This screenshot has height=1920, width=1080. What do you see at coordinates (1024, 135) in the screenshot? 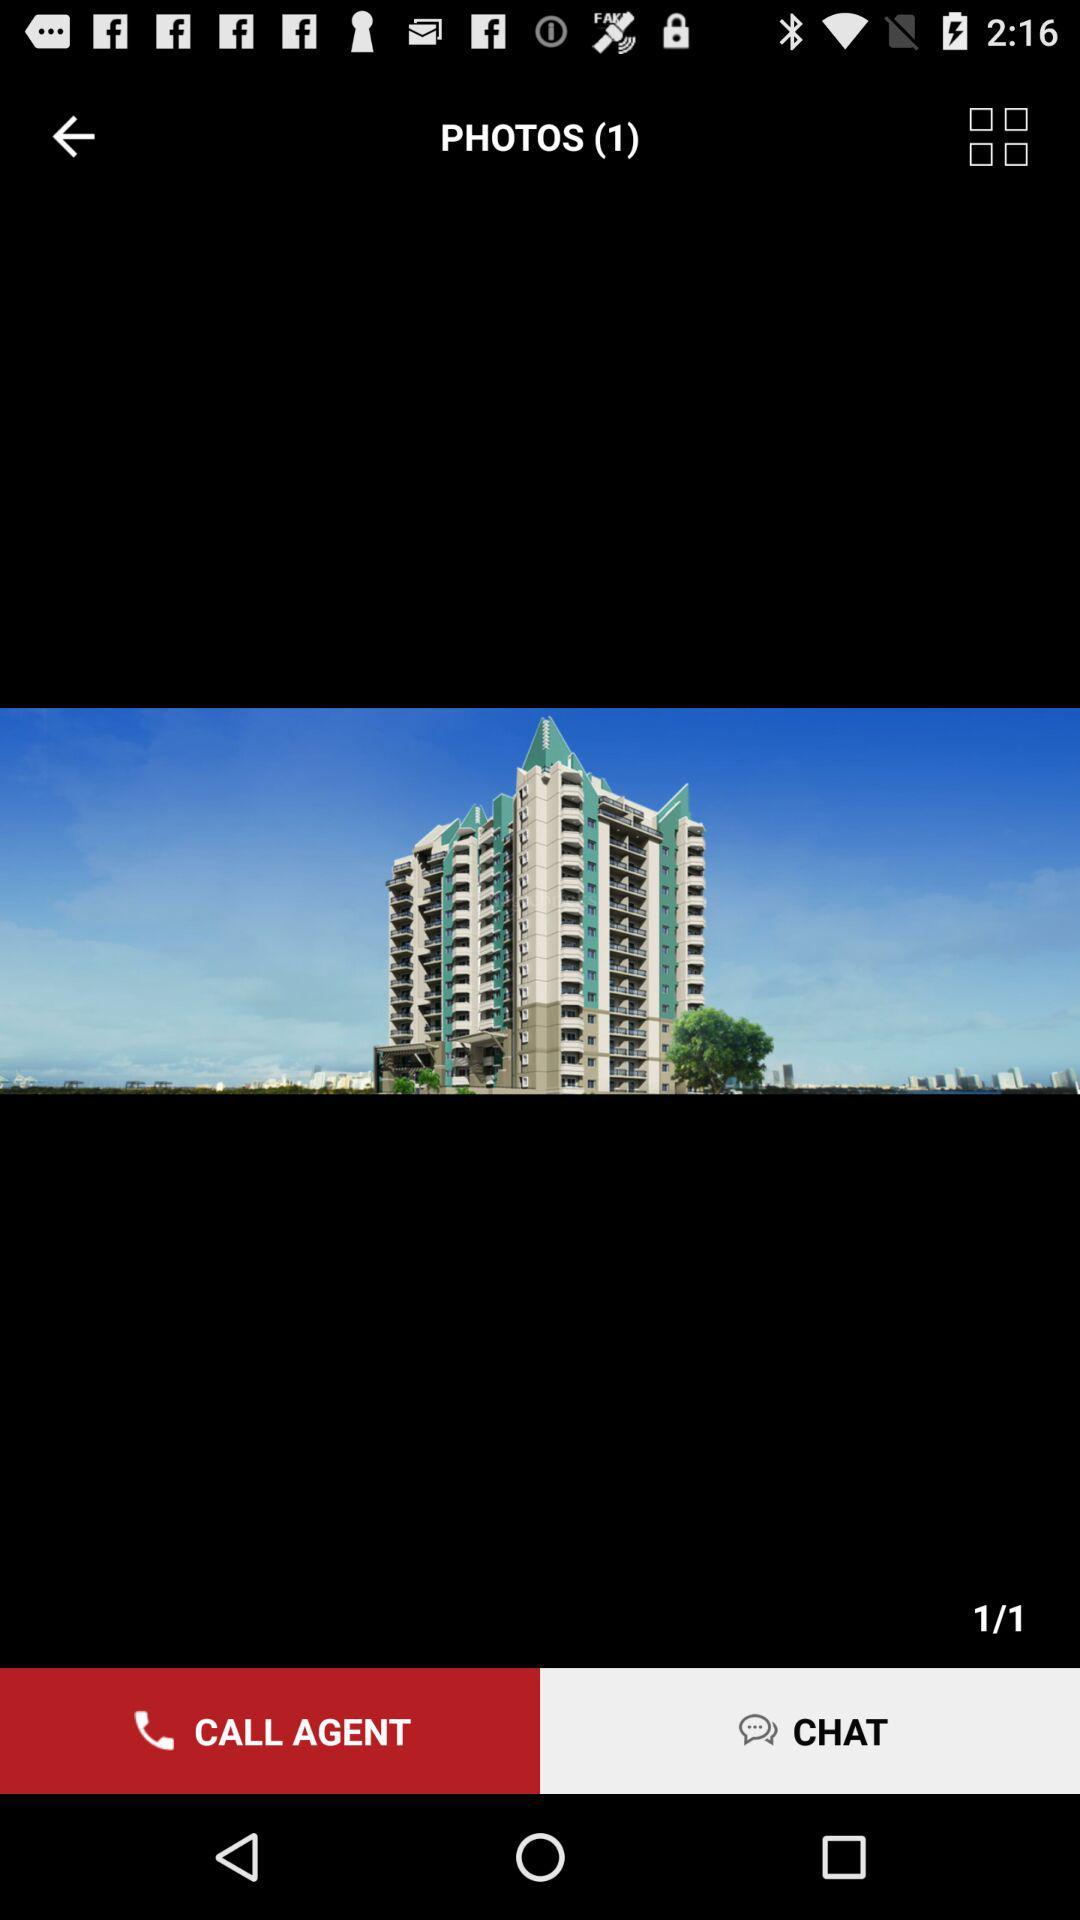
I see `the item next to the photos (1) icon` at bounding box center [1024, 135].